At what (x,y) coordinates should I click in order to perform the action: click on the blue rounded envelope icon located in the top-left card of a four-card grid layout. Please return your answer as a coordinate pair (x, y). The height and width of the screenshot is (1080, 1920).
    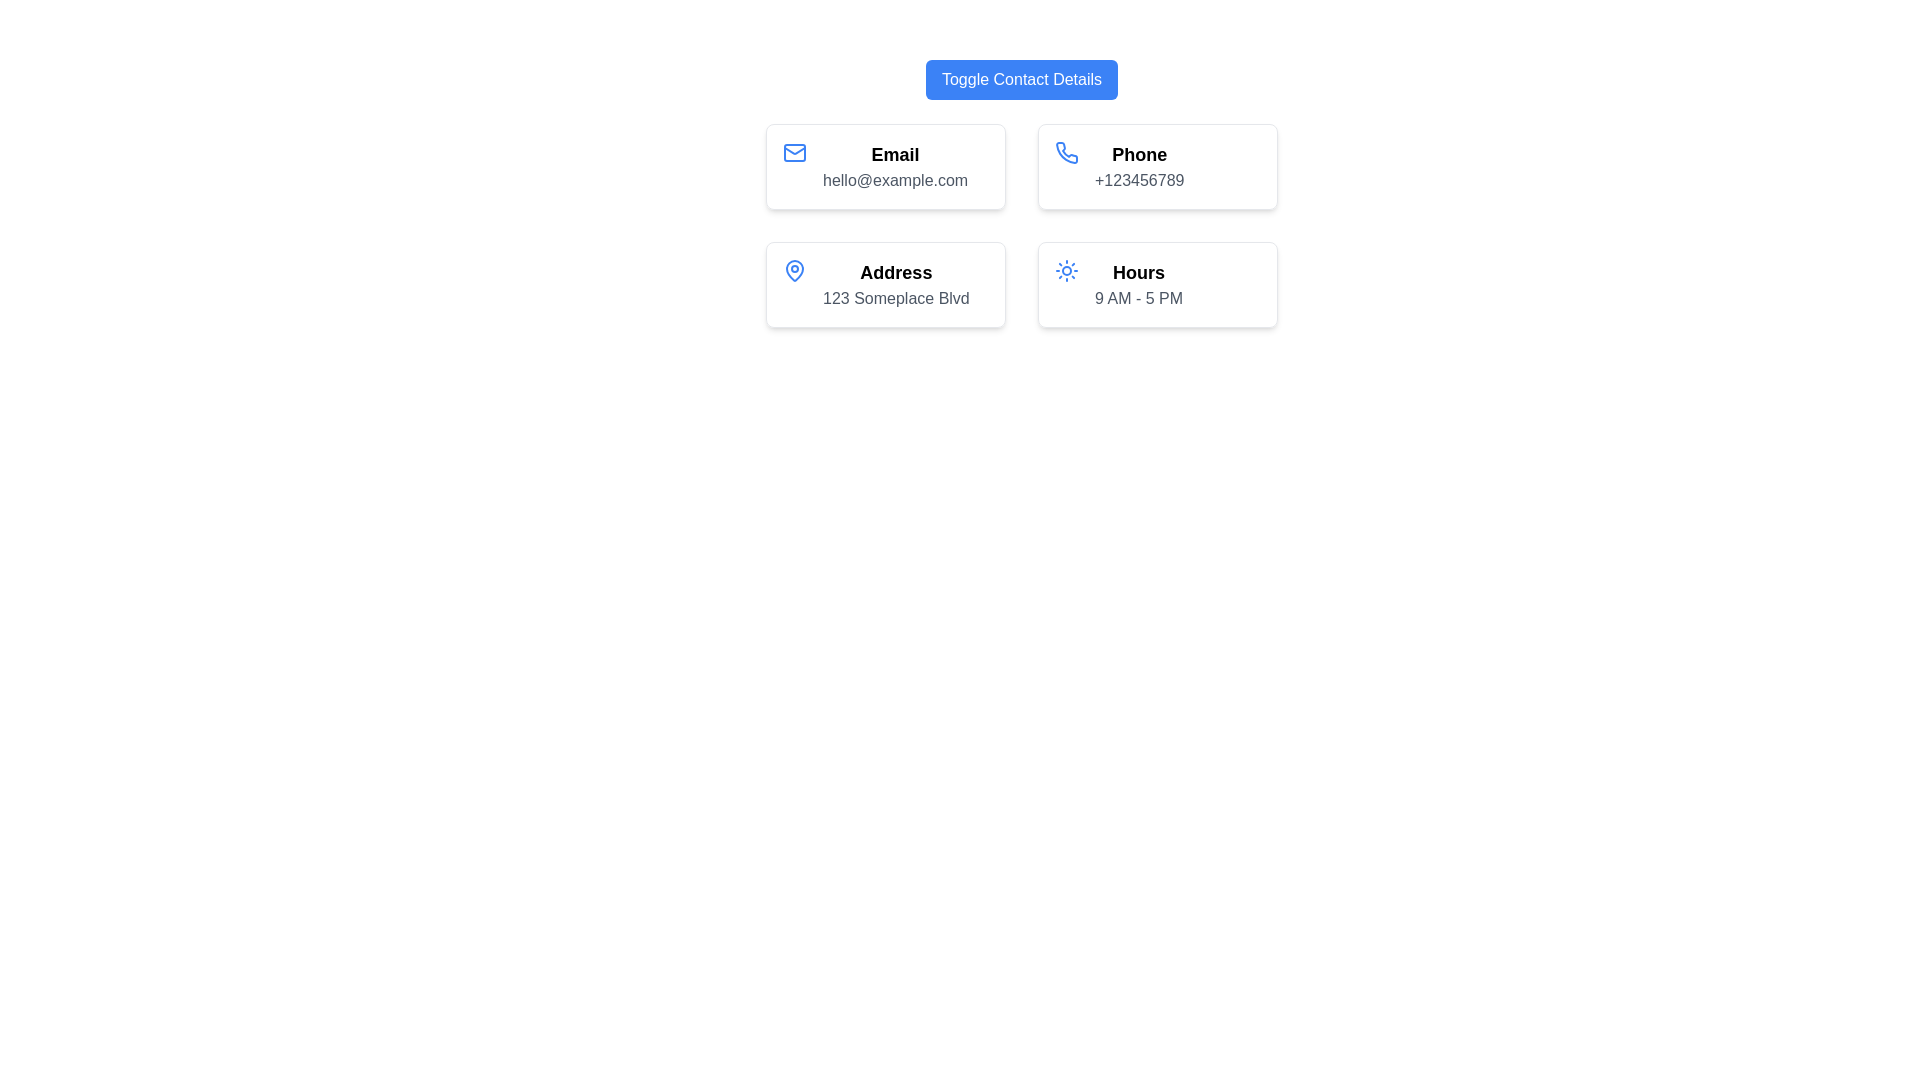
    Looking at the image, I should click on (794, 152).